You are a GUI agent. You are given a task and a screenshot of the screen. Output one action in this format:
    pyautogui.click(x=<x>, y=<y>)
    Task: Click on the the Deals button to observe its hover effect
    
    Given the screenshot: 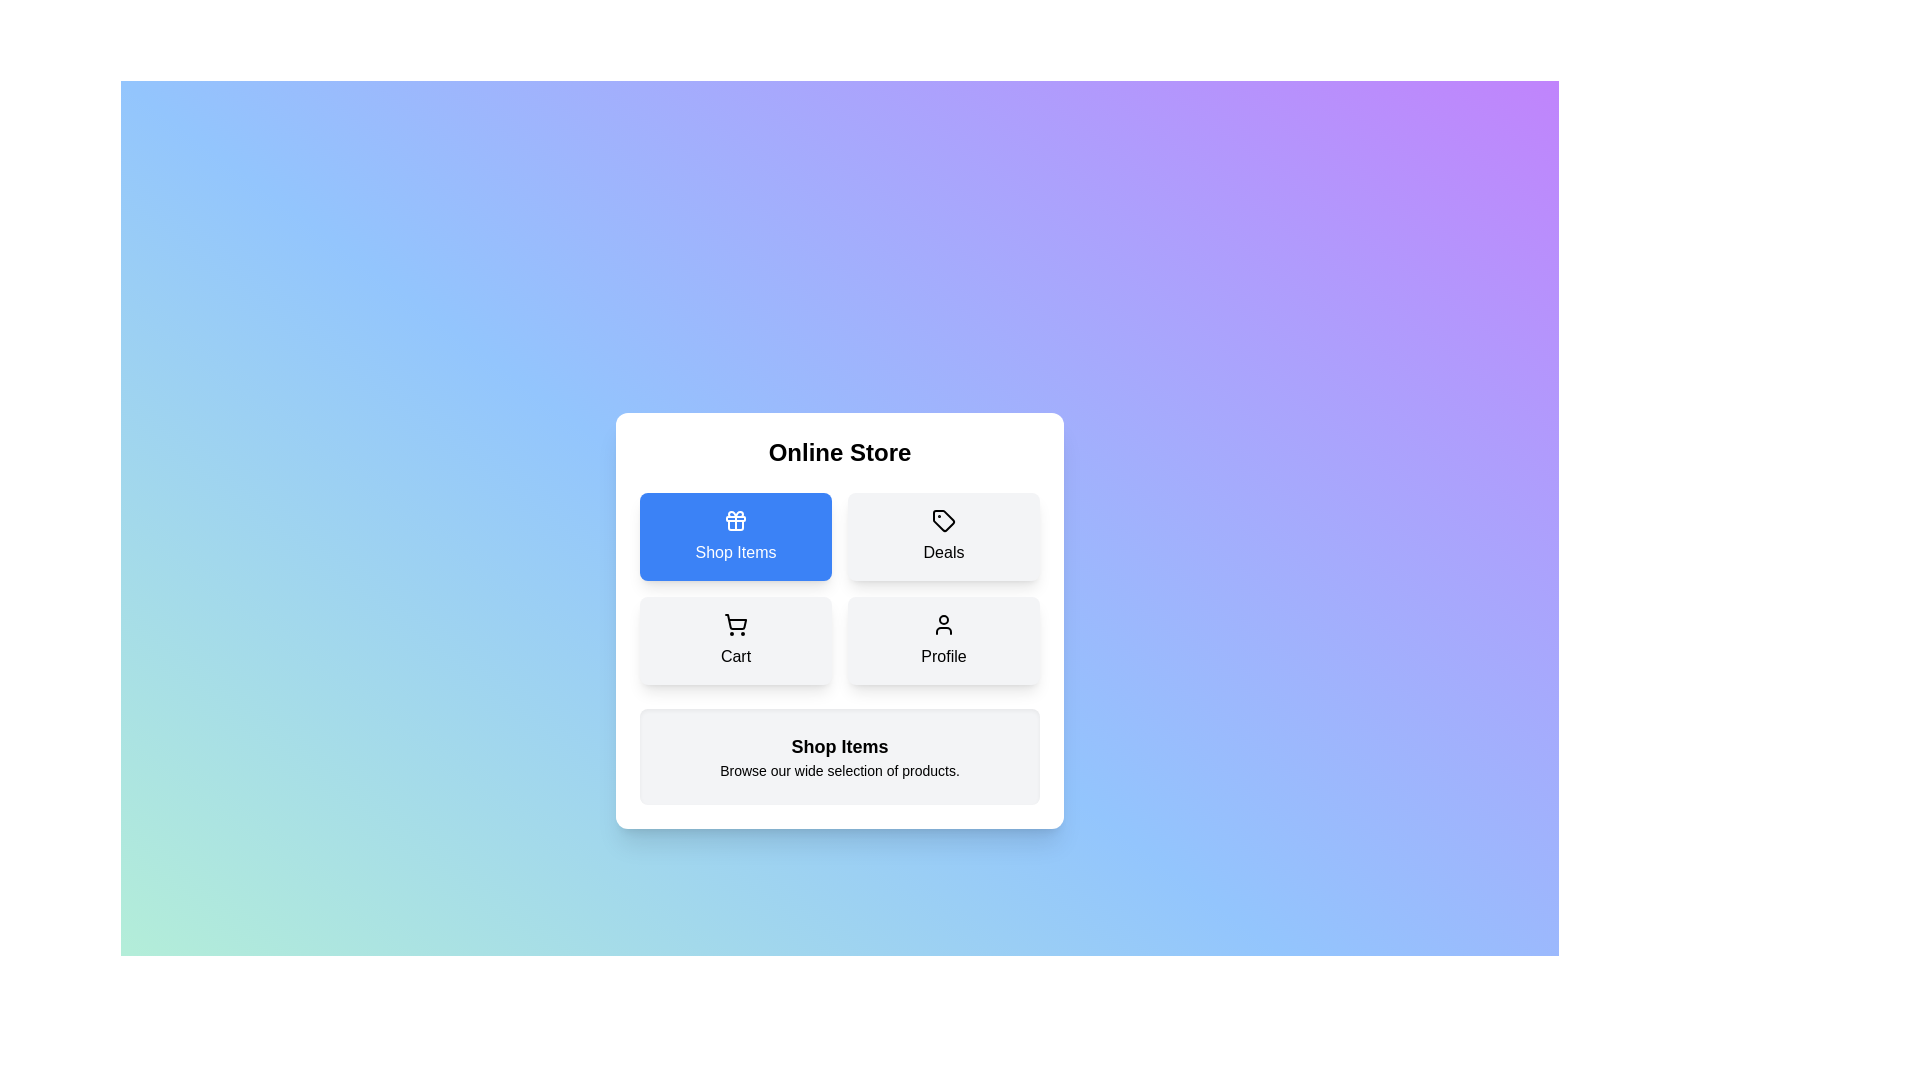 What is the action you would take?
    pyautogui.click(x=943, y=535)
    